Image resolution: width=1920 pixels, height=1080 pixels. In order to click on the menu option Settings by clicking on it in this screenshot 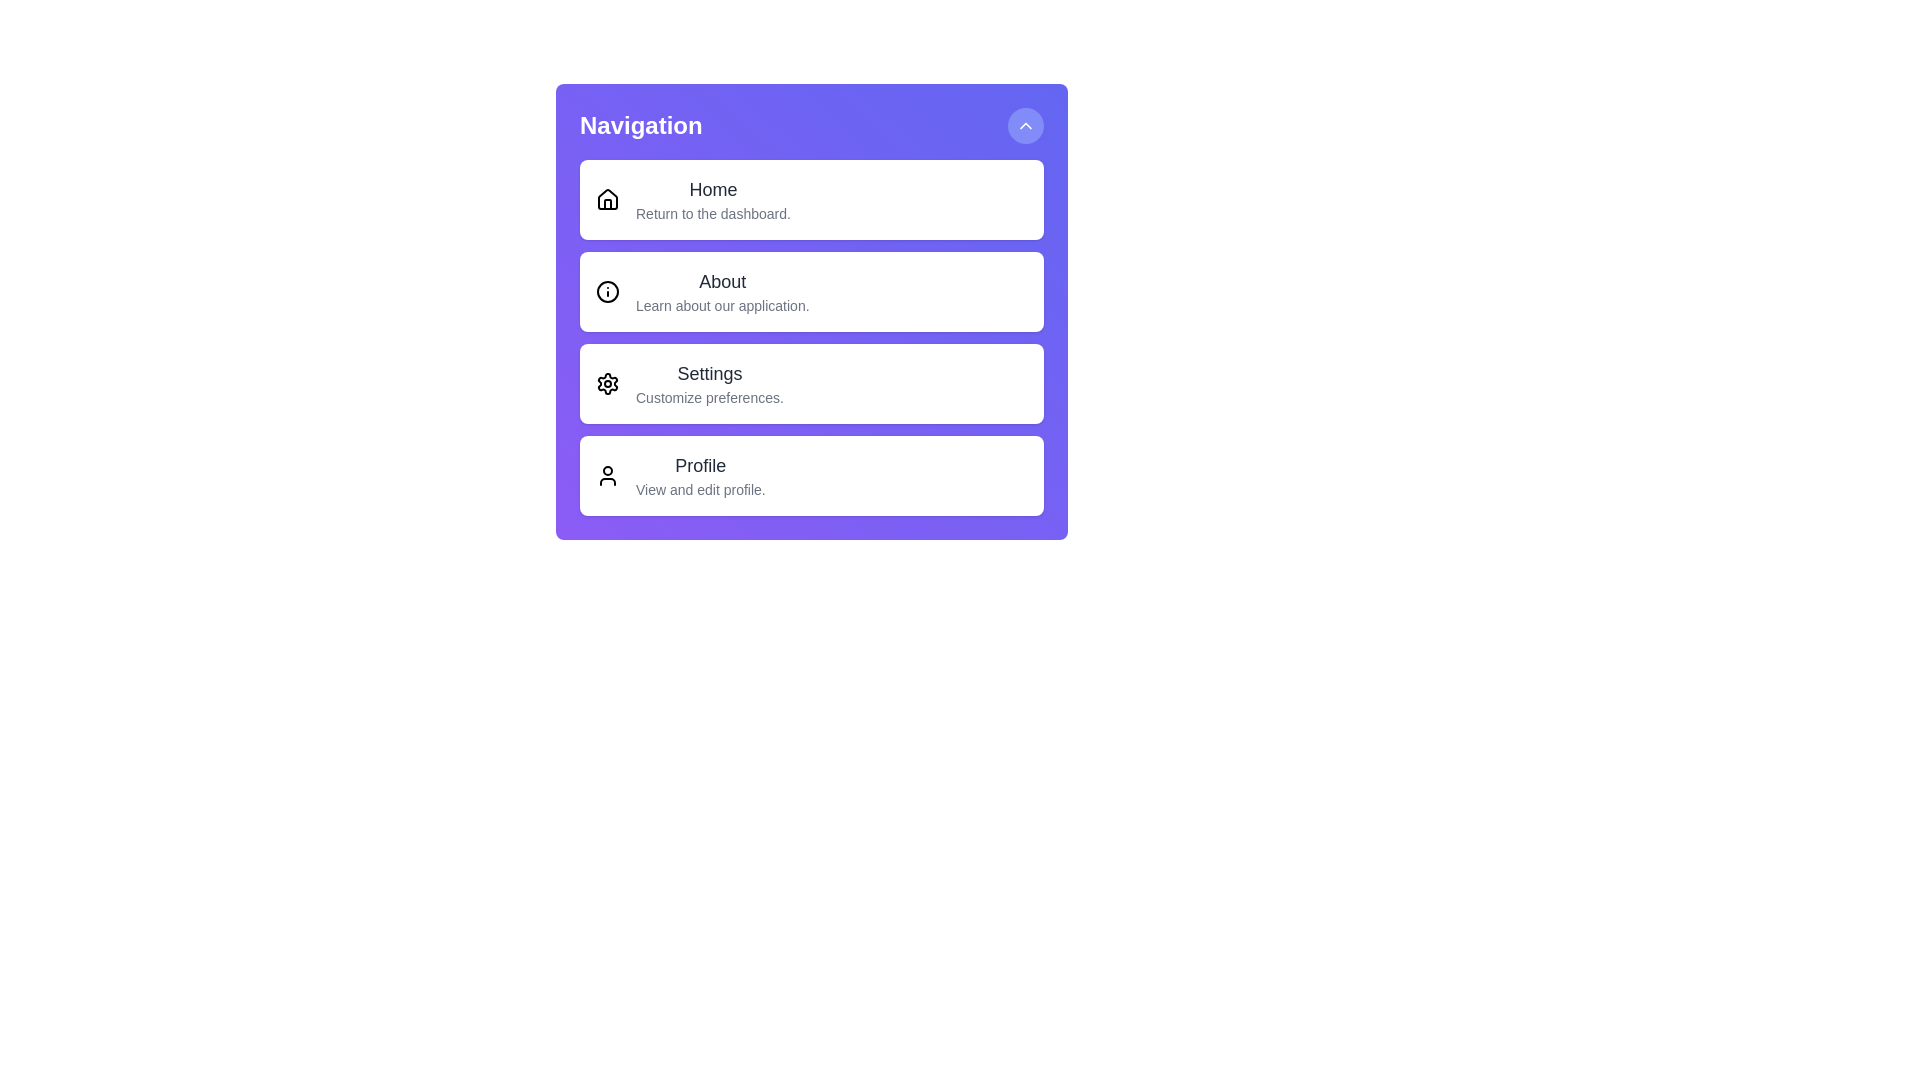, I will do `click(811, 384)`.